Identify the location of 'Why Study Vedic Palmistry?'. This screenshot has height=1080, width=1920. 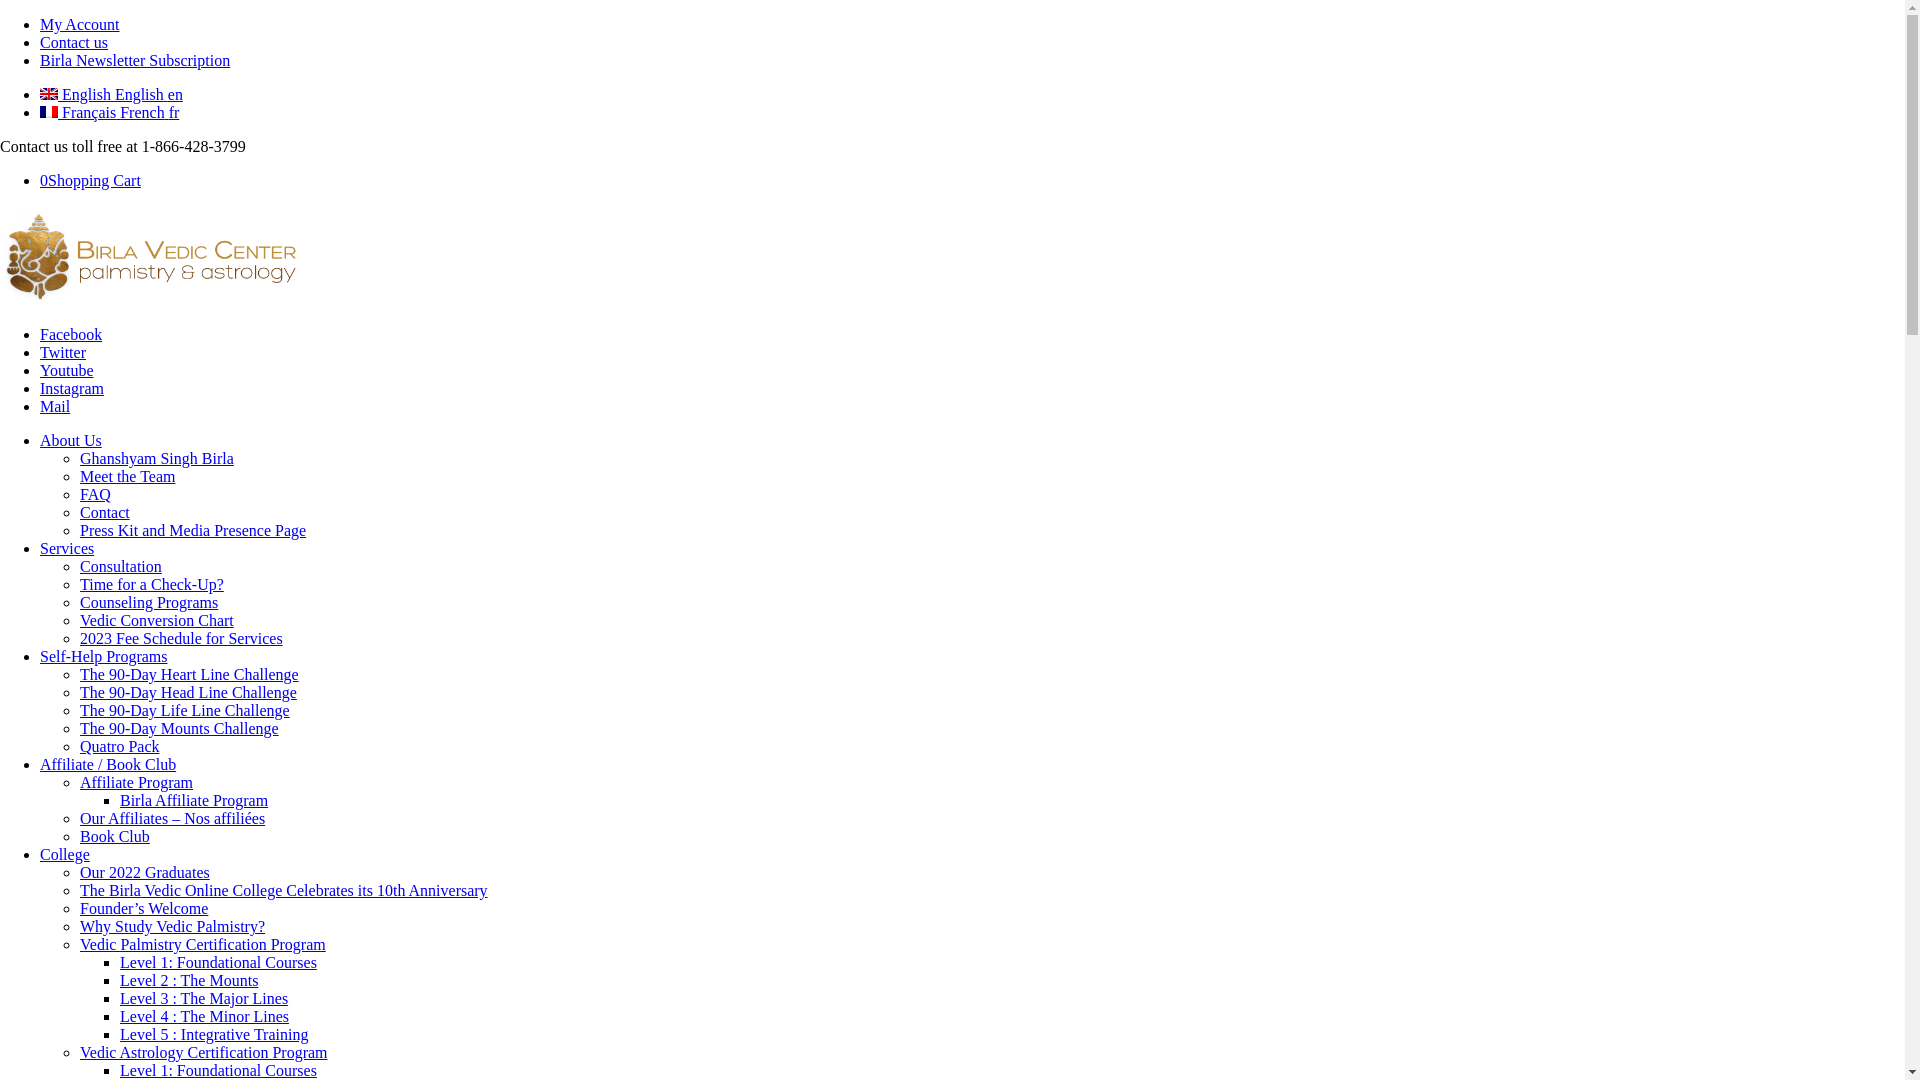
(80, 926).